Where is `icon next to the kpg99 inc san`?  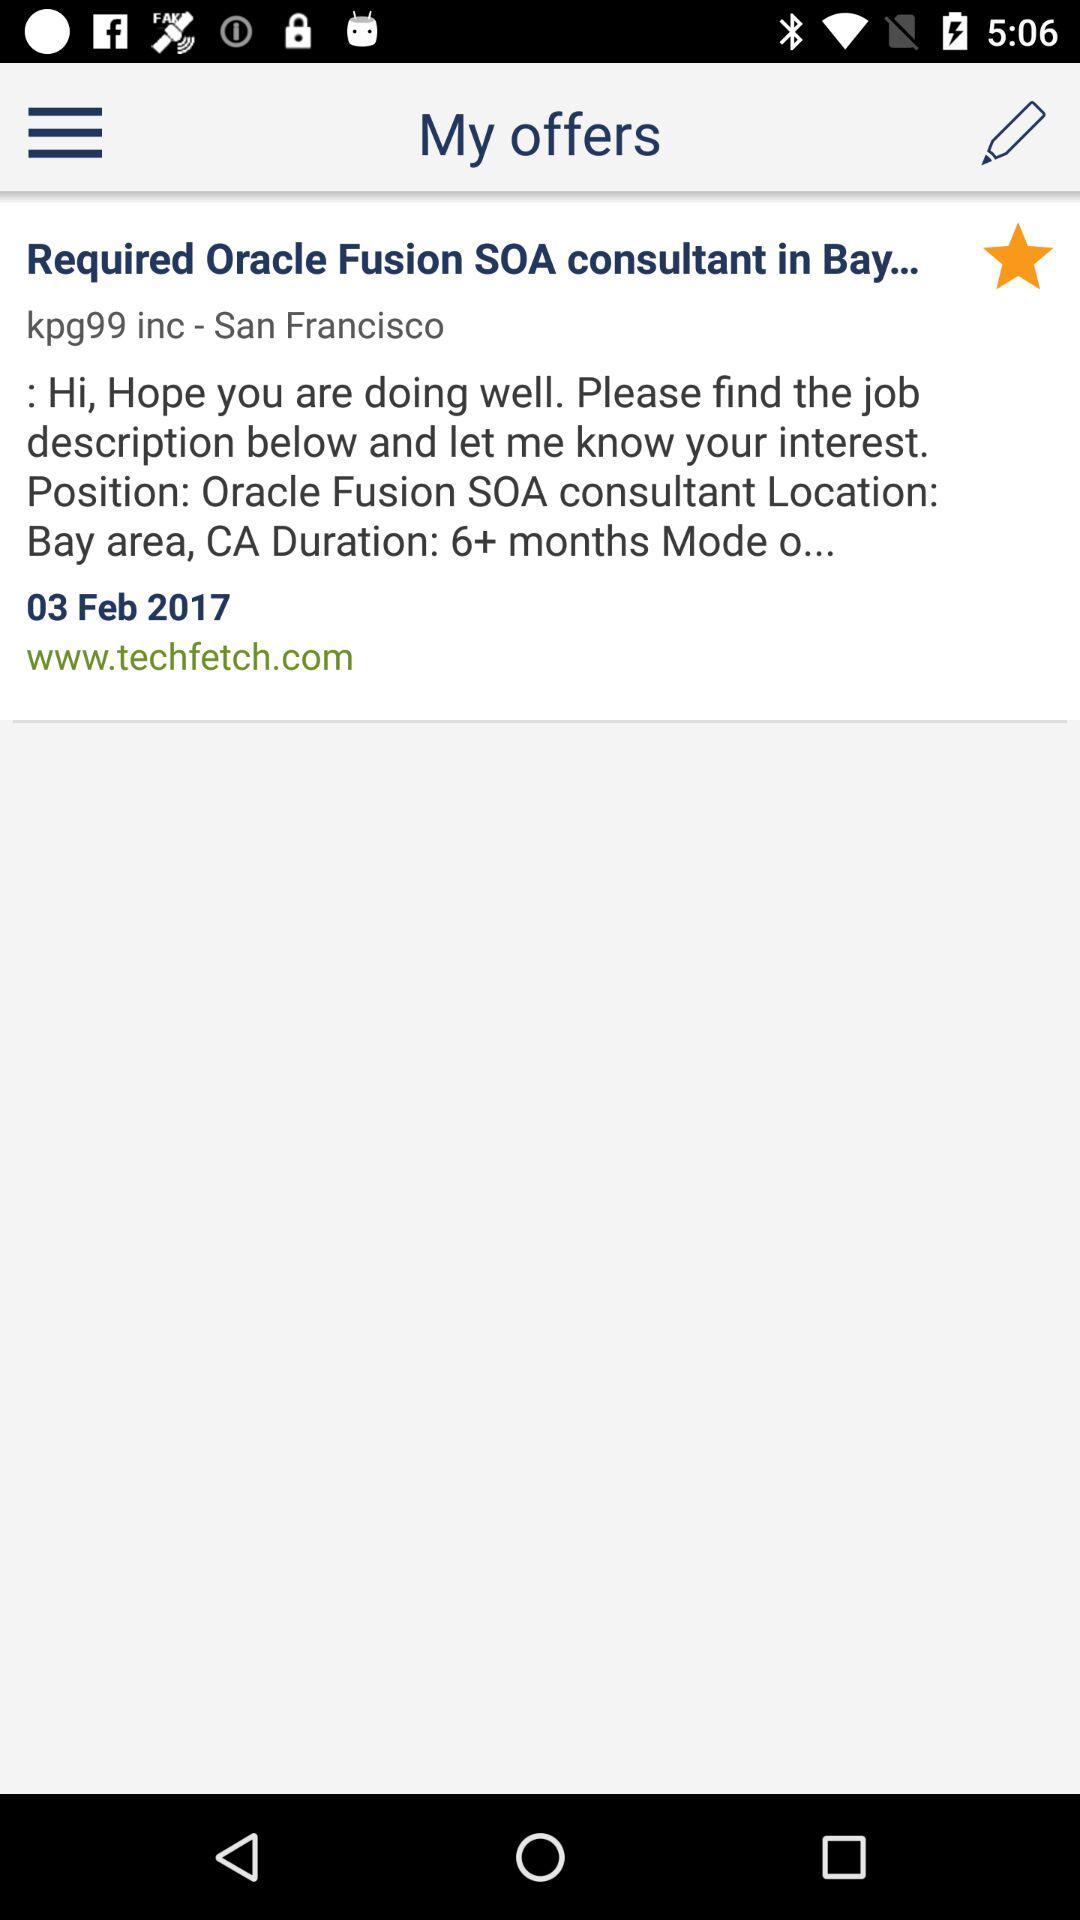
icon next to the kpg99 inc san is located at coordinates (1018, 254).